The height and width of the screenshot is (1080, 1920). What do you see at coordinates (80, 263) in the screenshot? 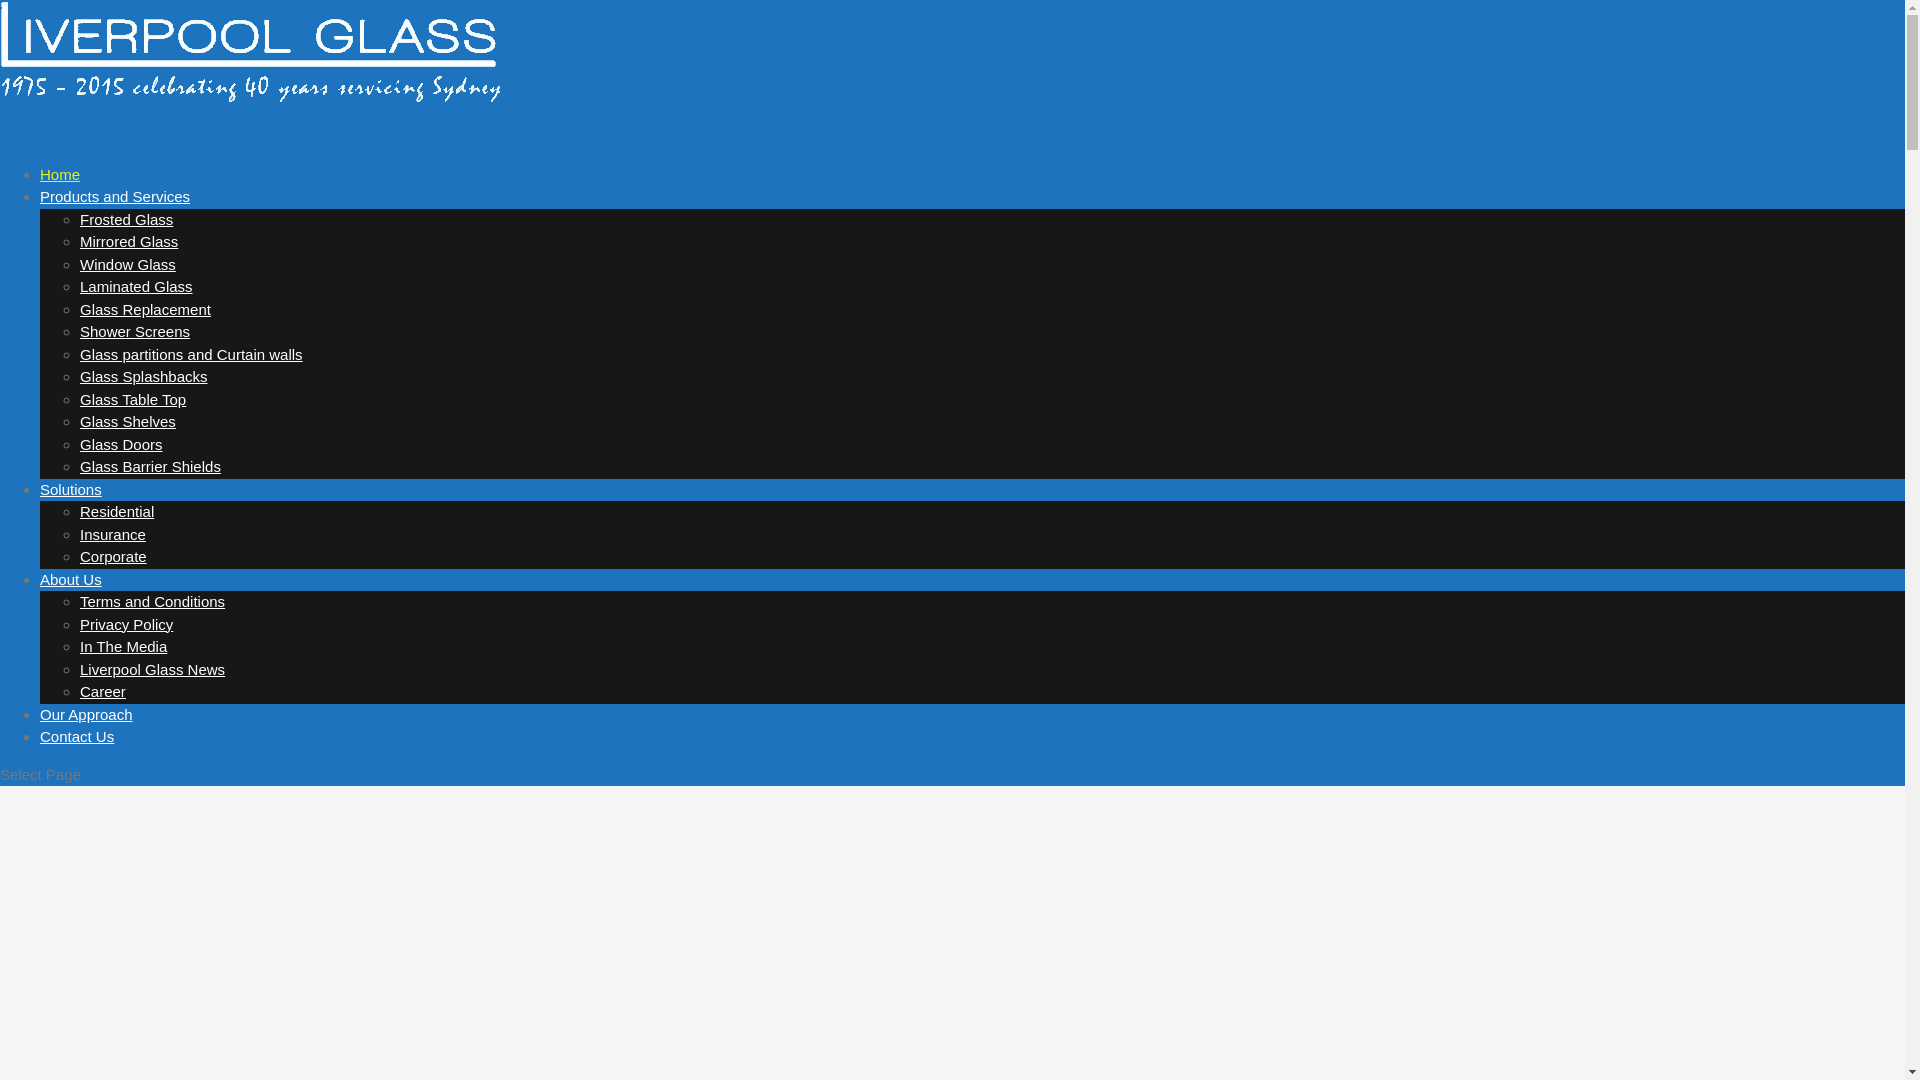
I see `'Window Glass'` at bounding box center [80, 263].